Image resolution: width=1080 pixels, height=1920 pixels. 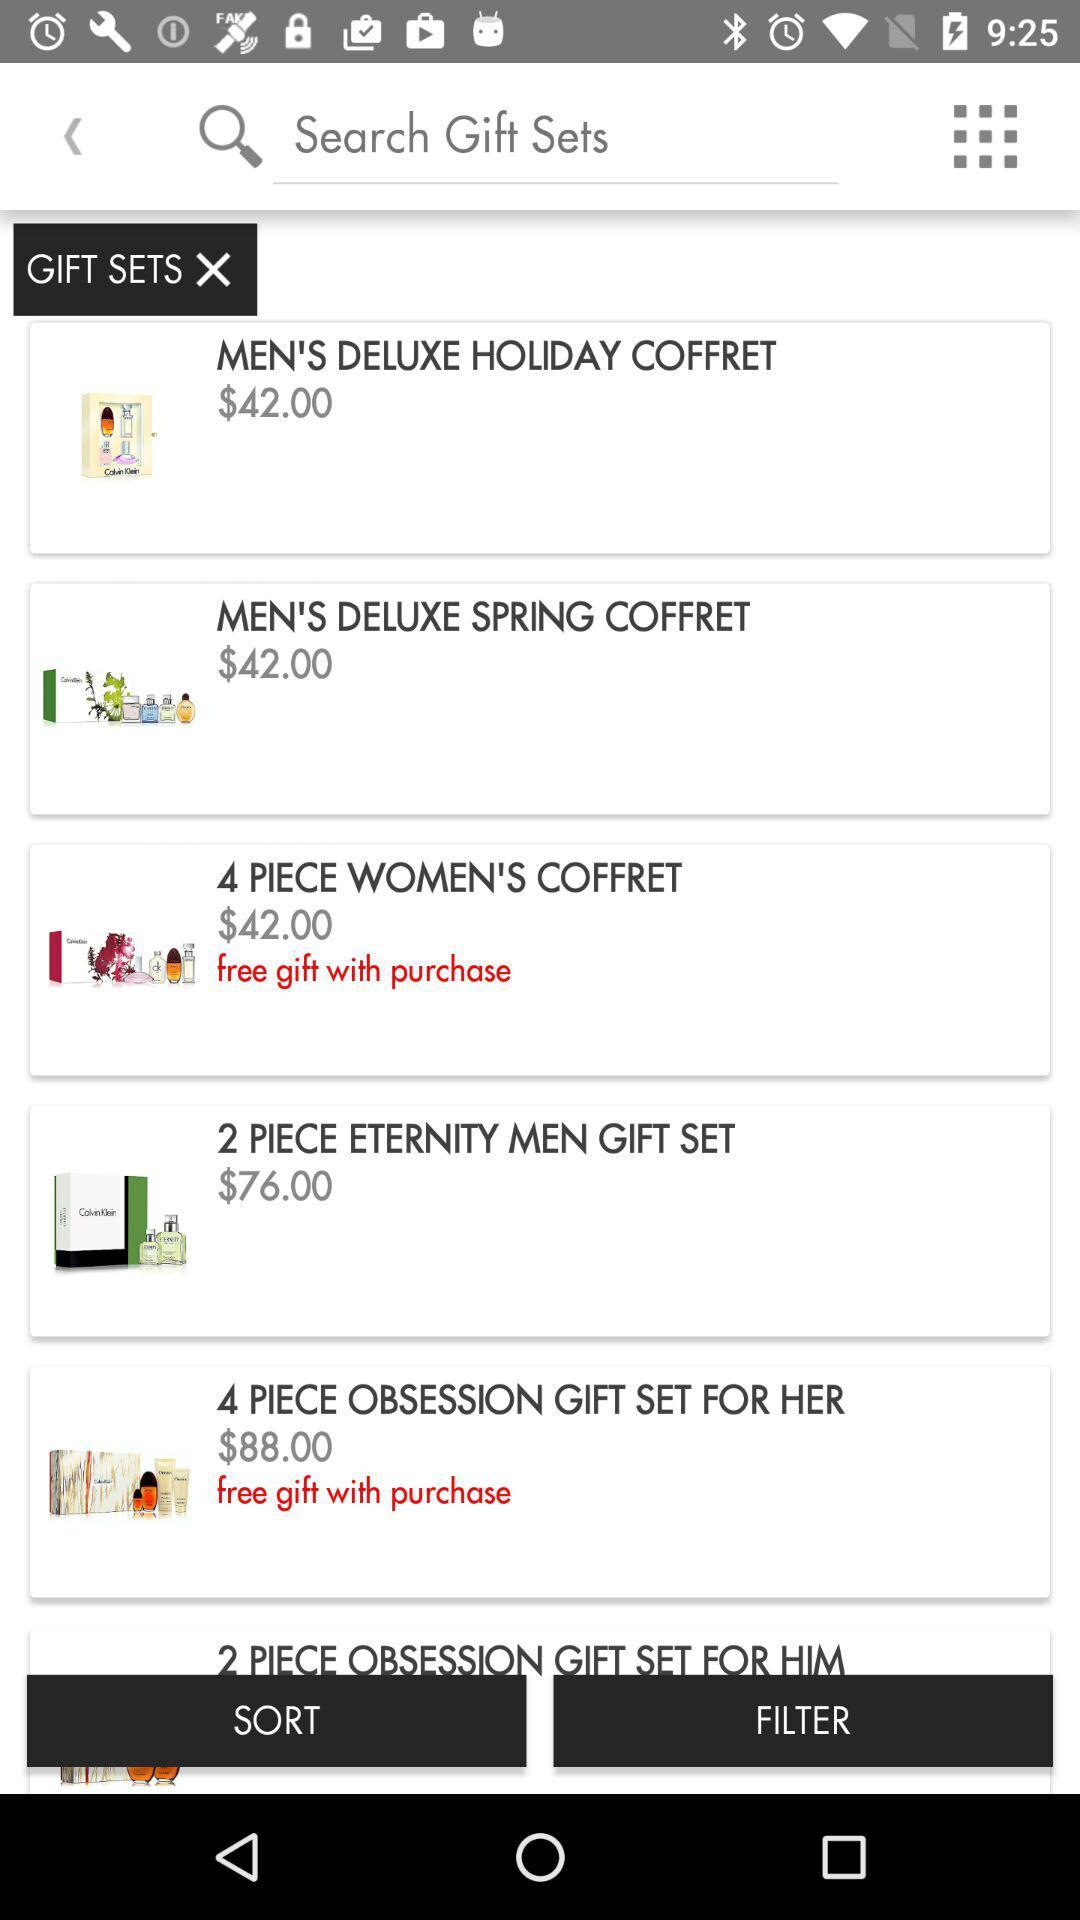 What do you see at coordinates (802, 1719) in the screenshot?
I see `the item to the right of sort item` at bounding box center [802, 1719].